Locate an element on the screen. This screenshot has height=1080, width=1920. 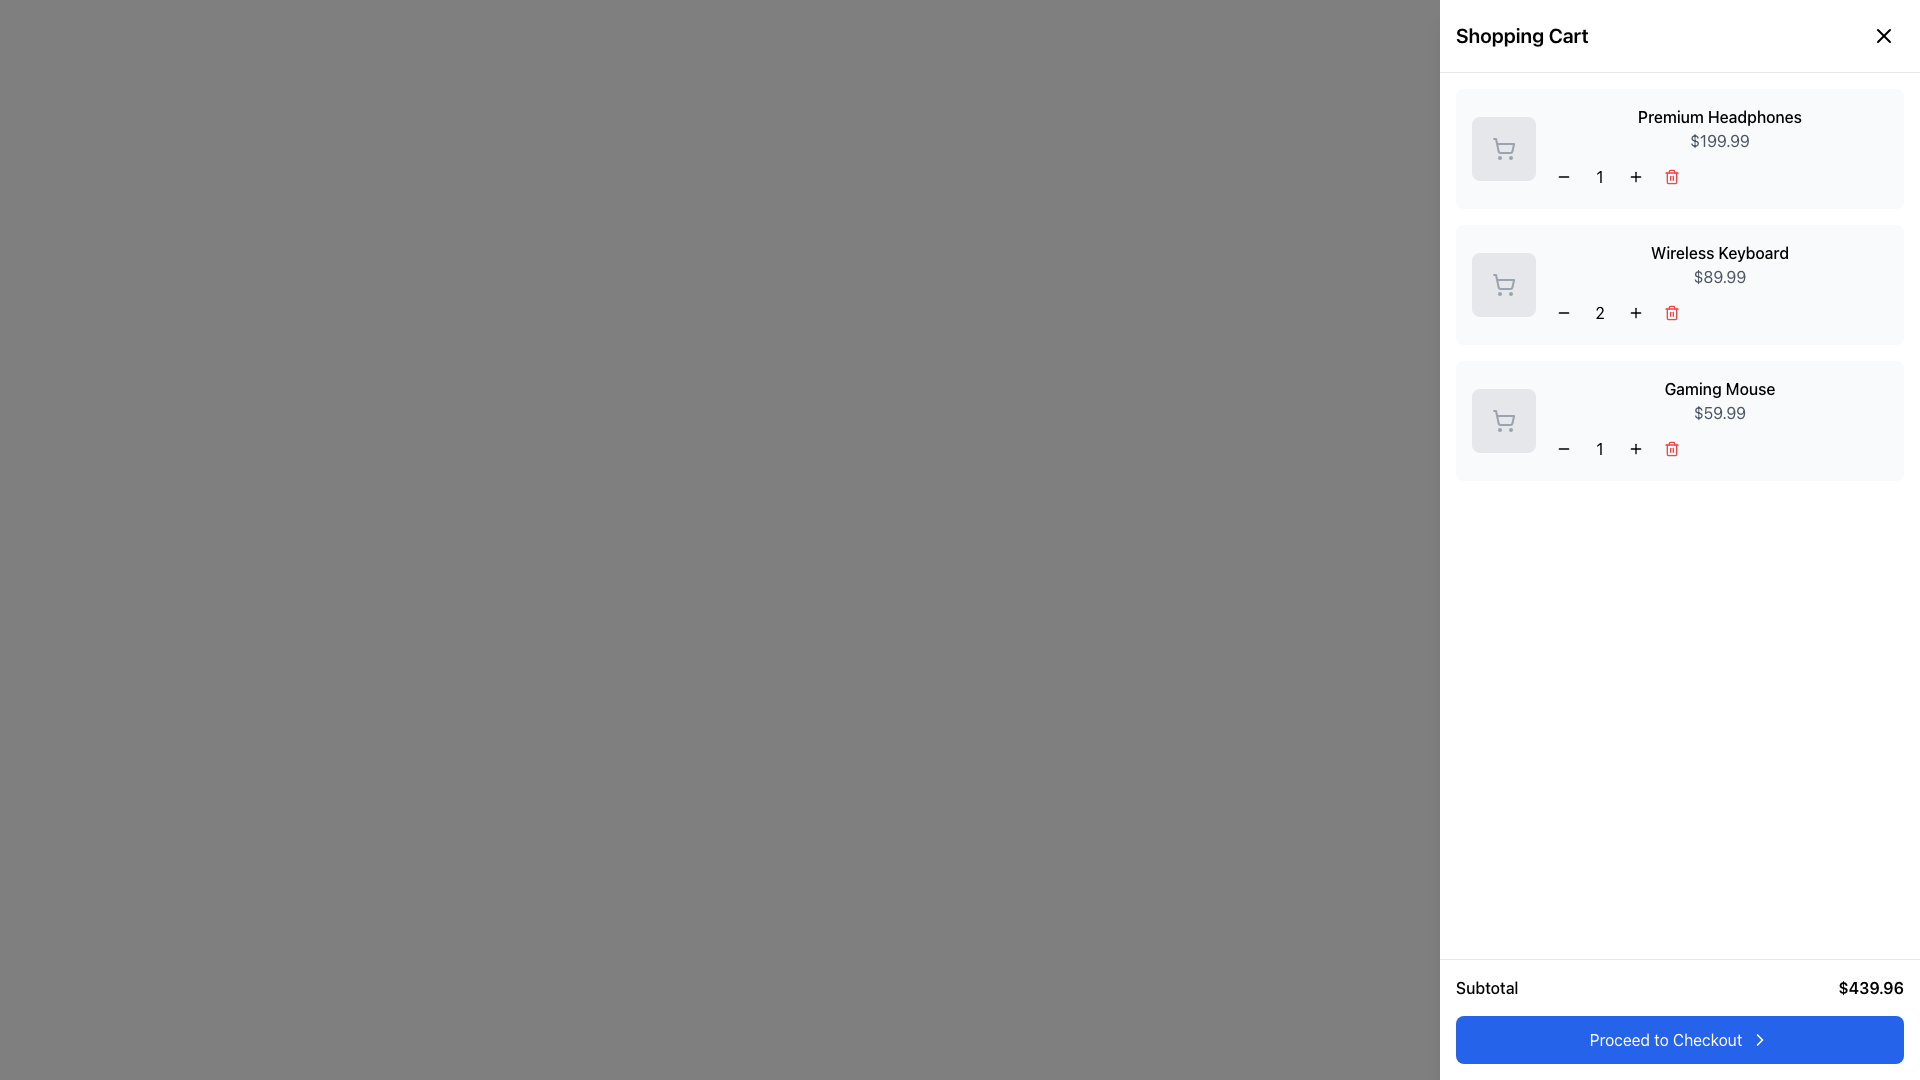
the text display indicating the current quantity of 'Premium Headphones' in the shopping cart interface, located between the decrement and increment buttons is located at coordinates (1598, 176).